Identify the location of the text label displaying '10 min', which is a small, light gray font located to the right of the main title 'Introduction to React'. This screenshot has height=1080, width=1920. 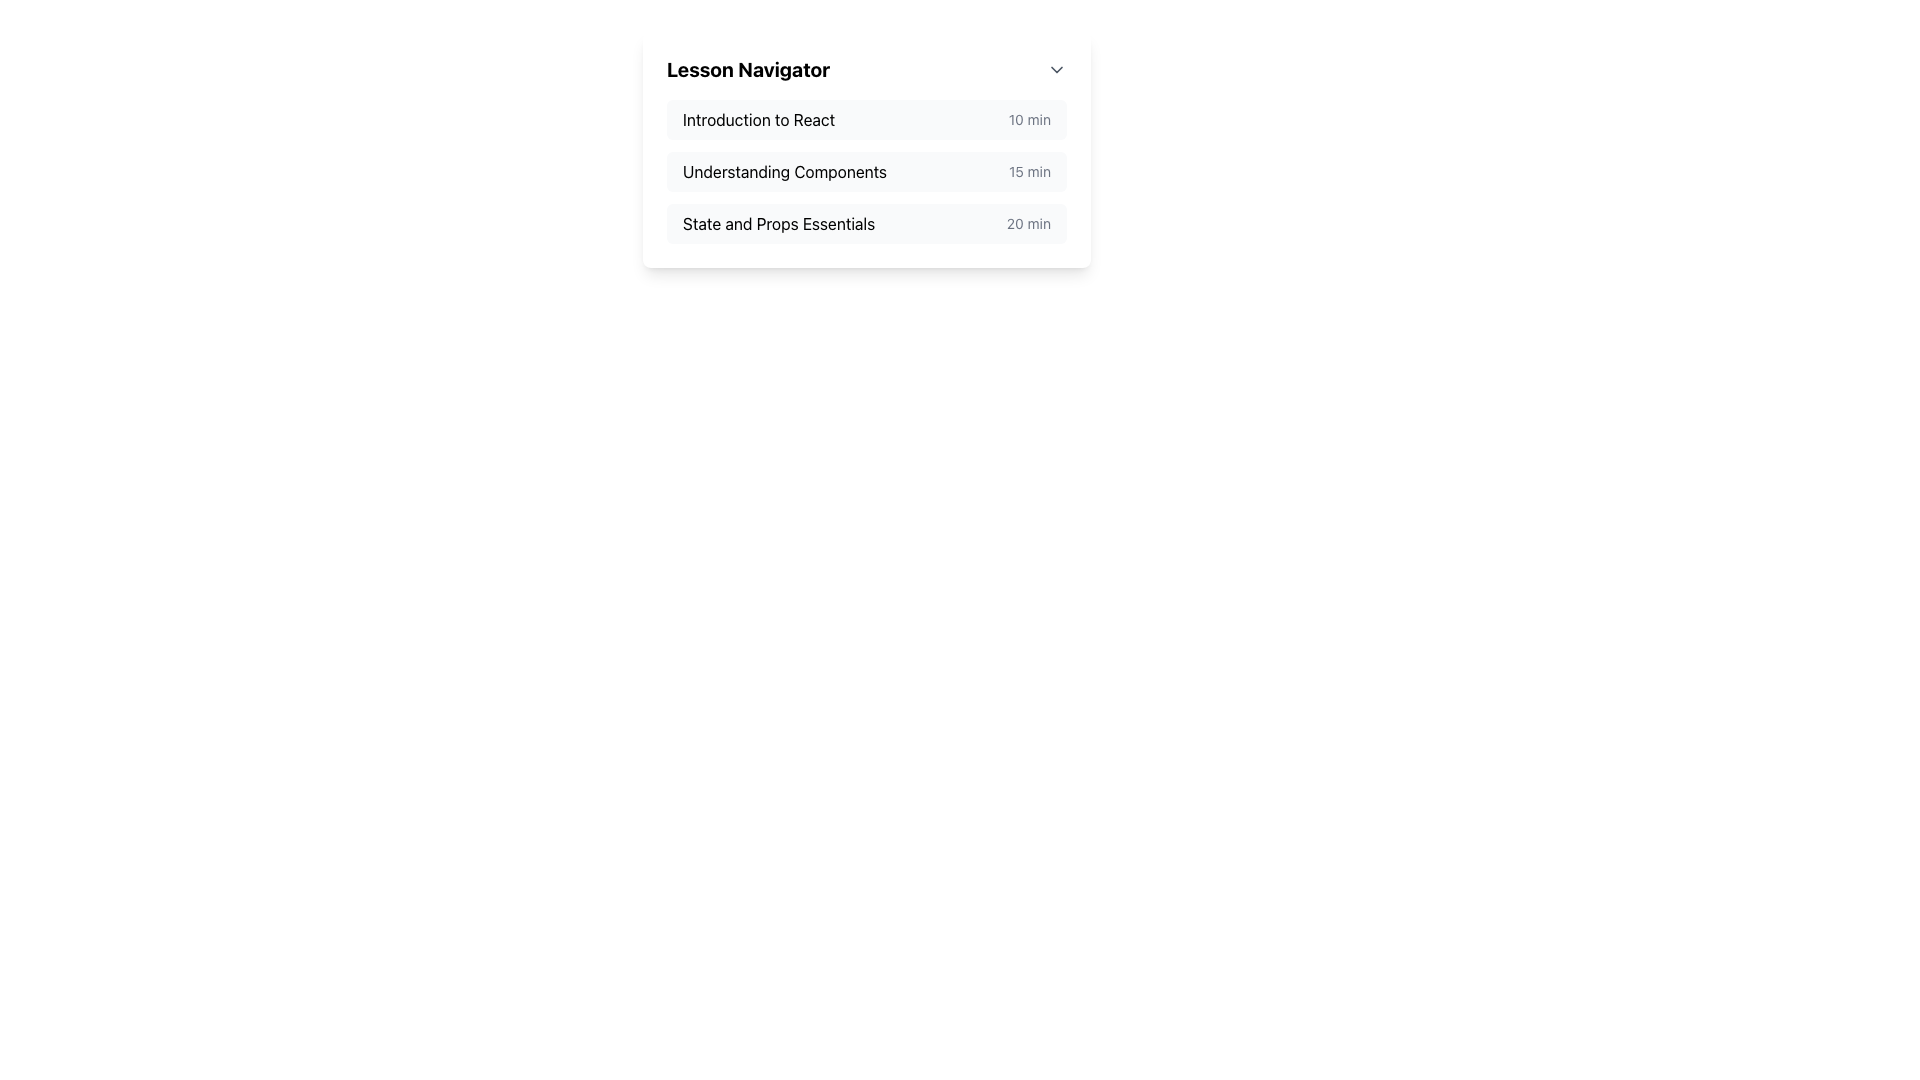
(1029, 119).